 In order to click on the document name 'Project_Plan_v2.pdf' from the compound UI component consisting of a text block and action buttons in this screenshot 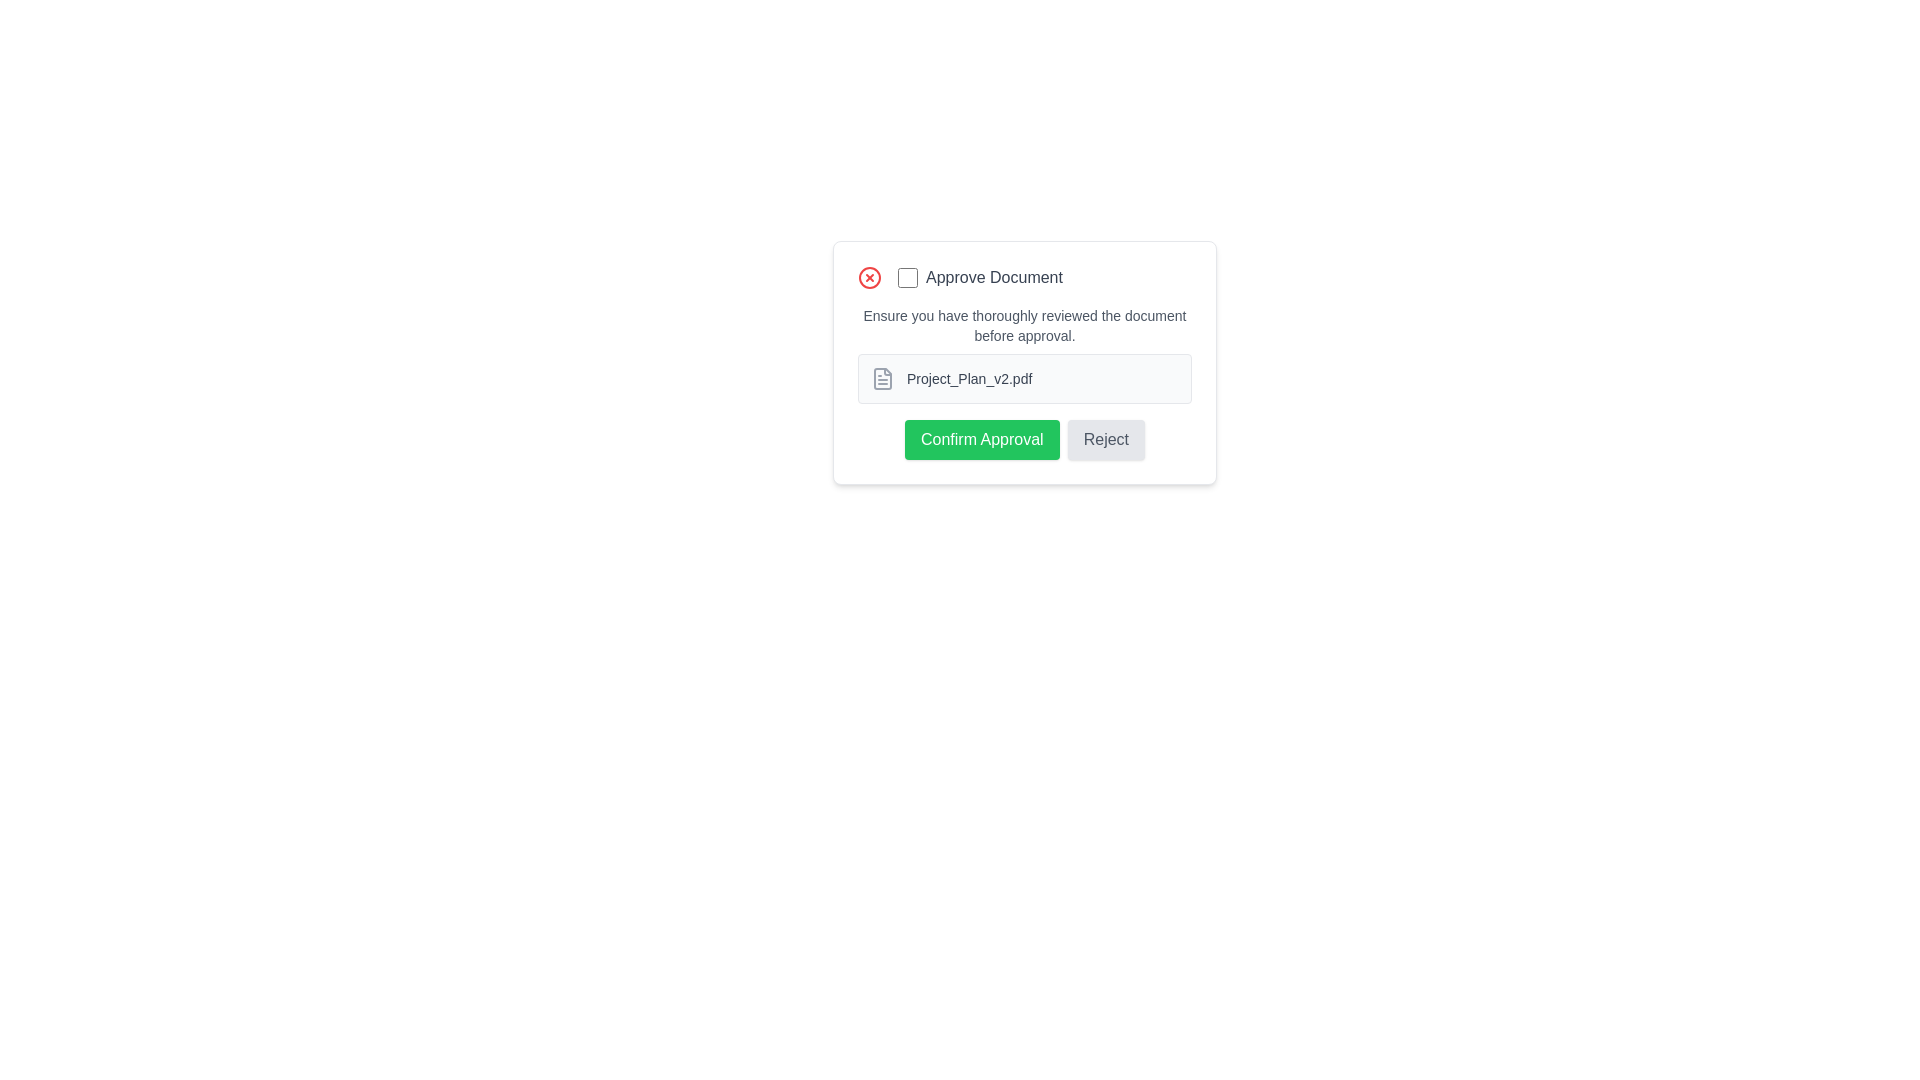, I will do `click(1025, 382)`.